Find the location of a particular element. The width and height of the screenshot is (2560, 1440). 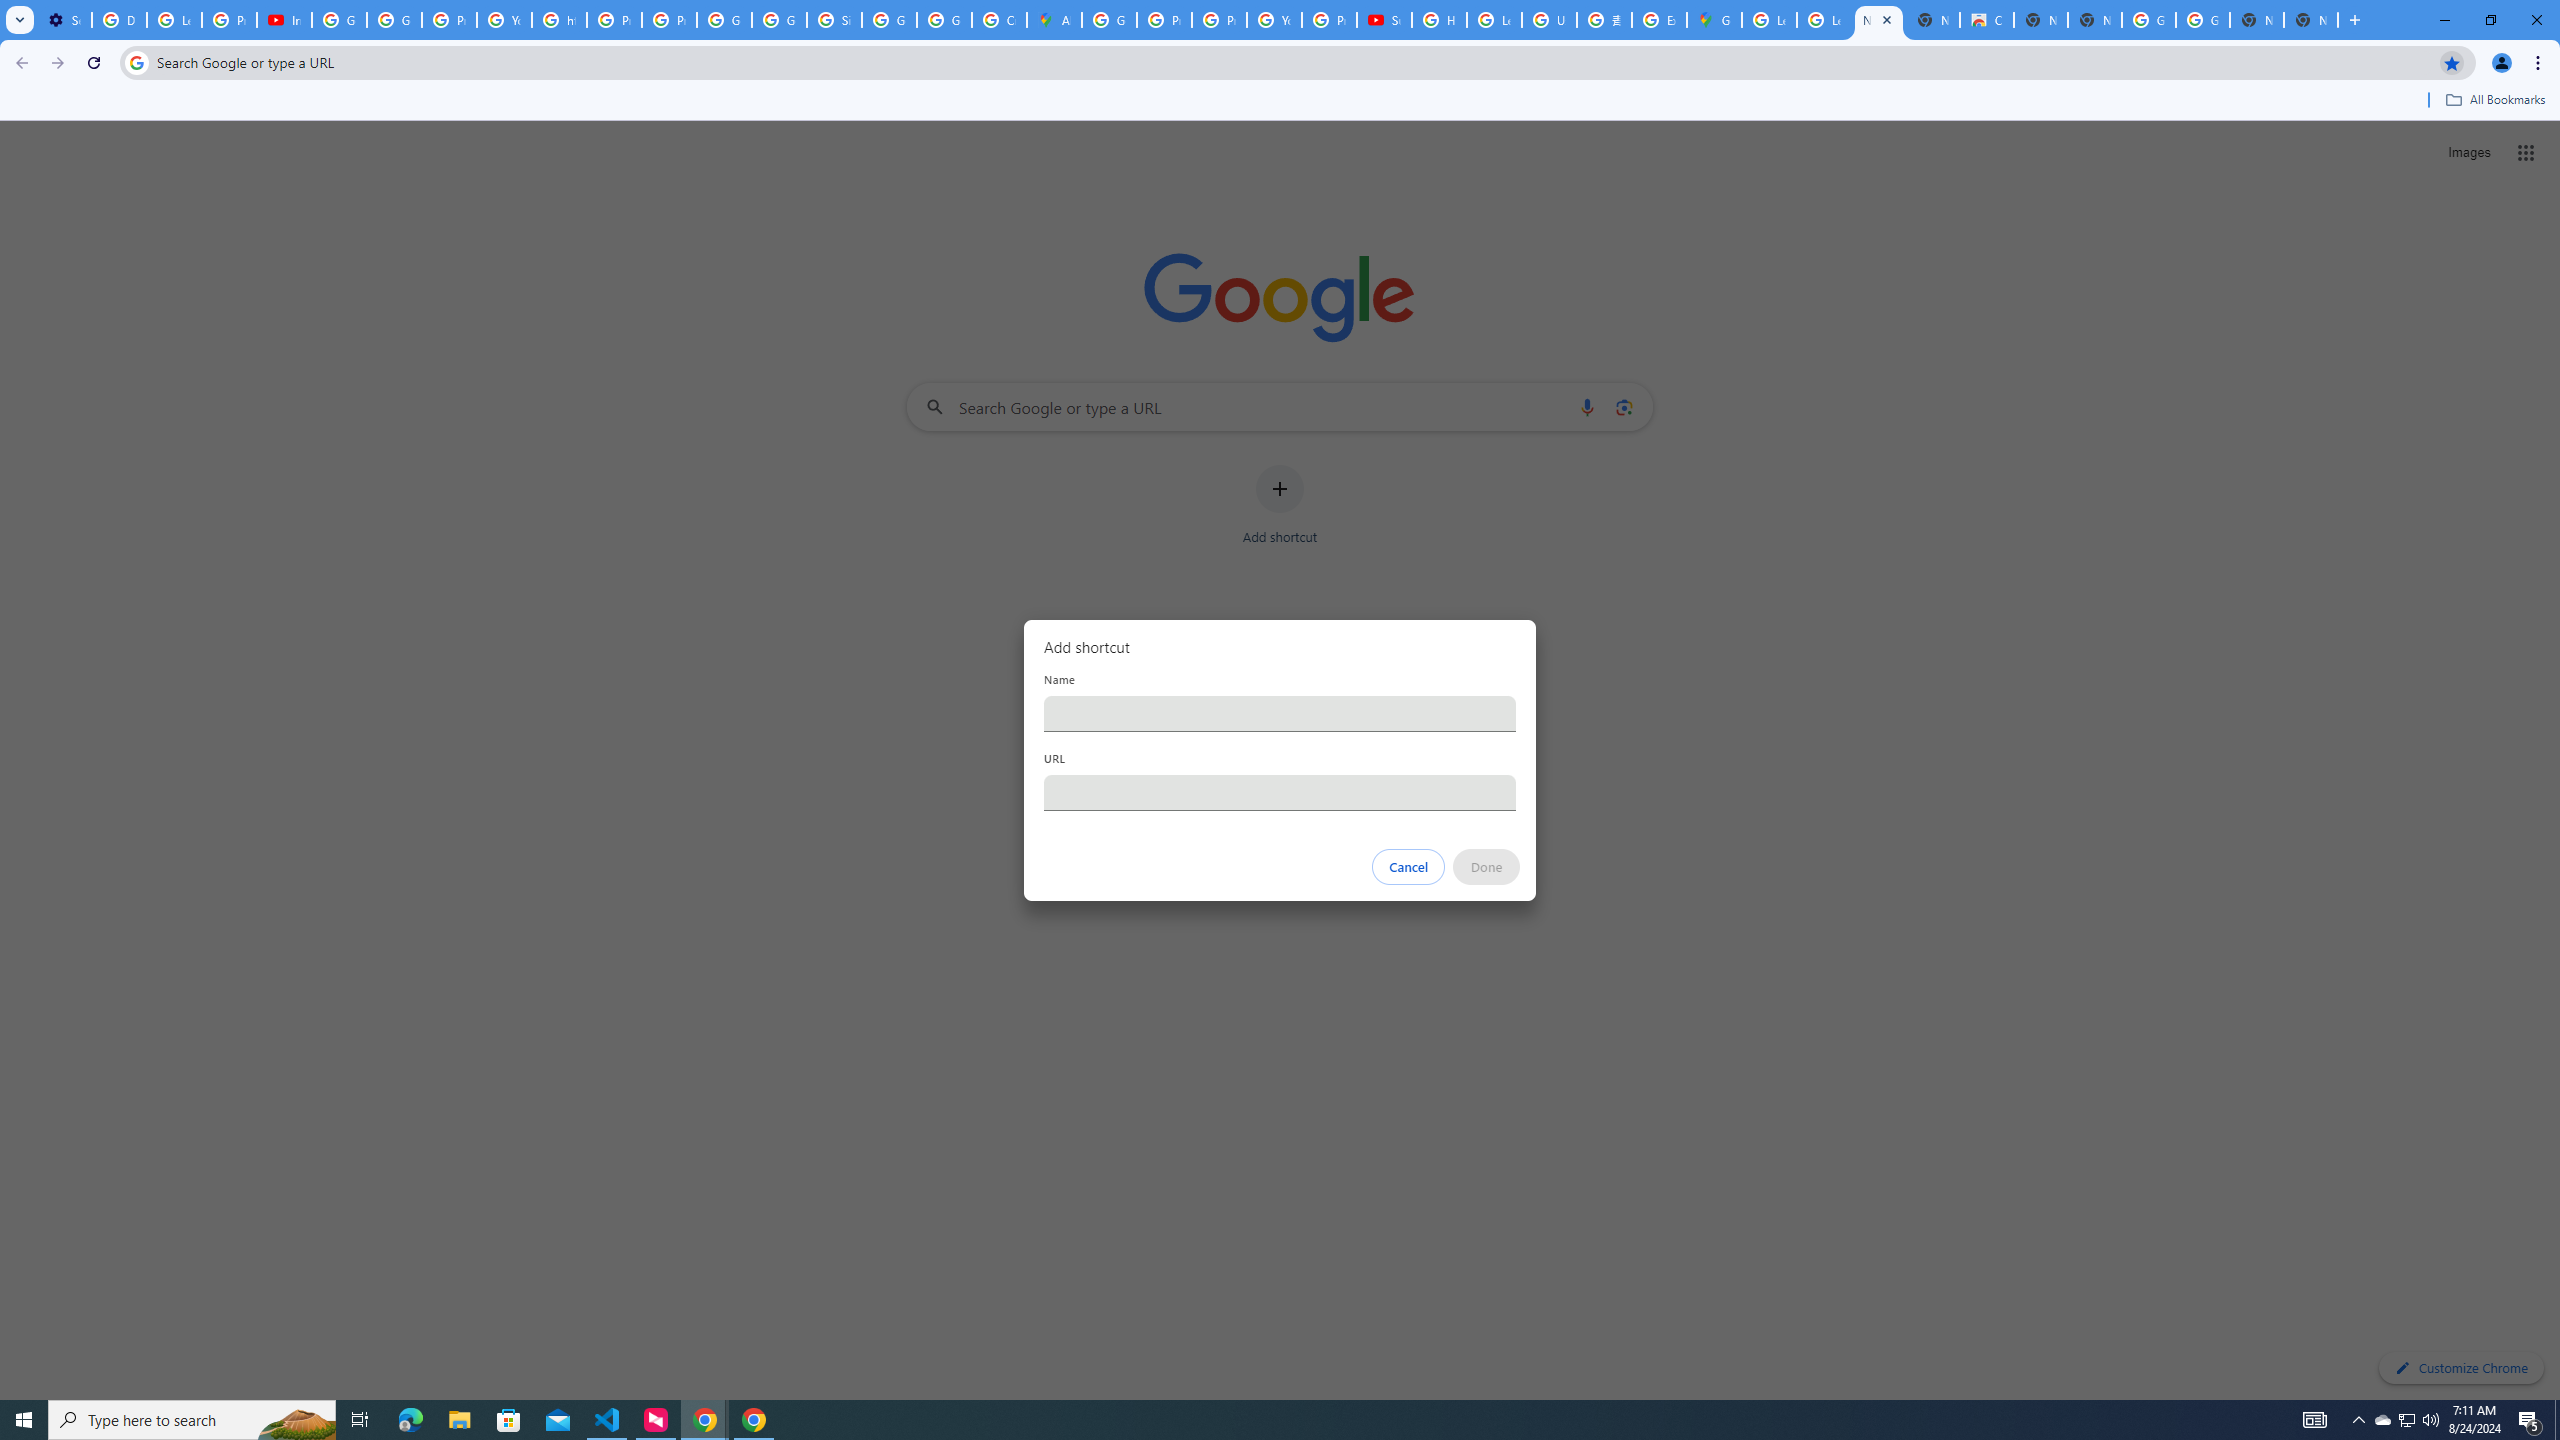

'Search icon' is located at coordinates (135, 61).